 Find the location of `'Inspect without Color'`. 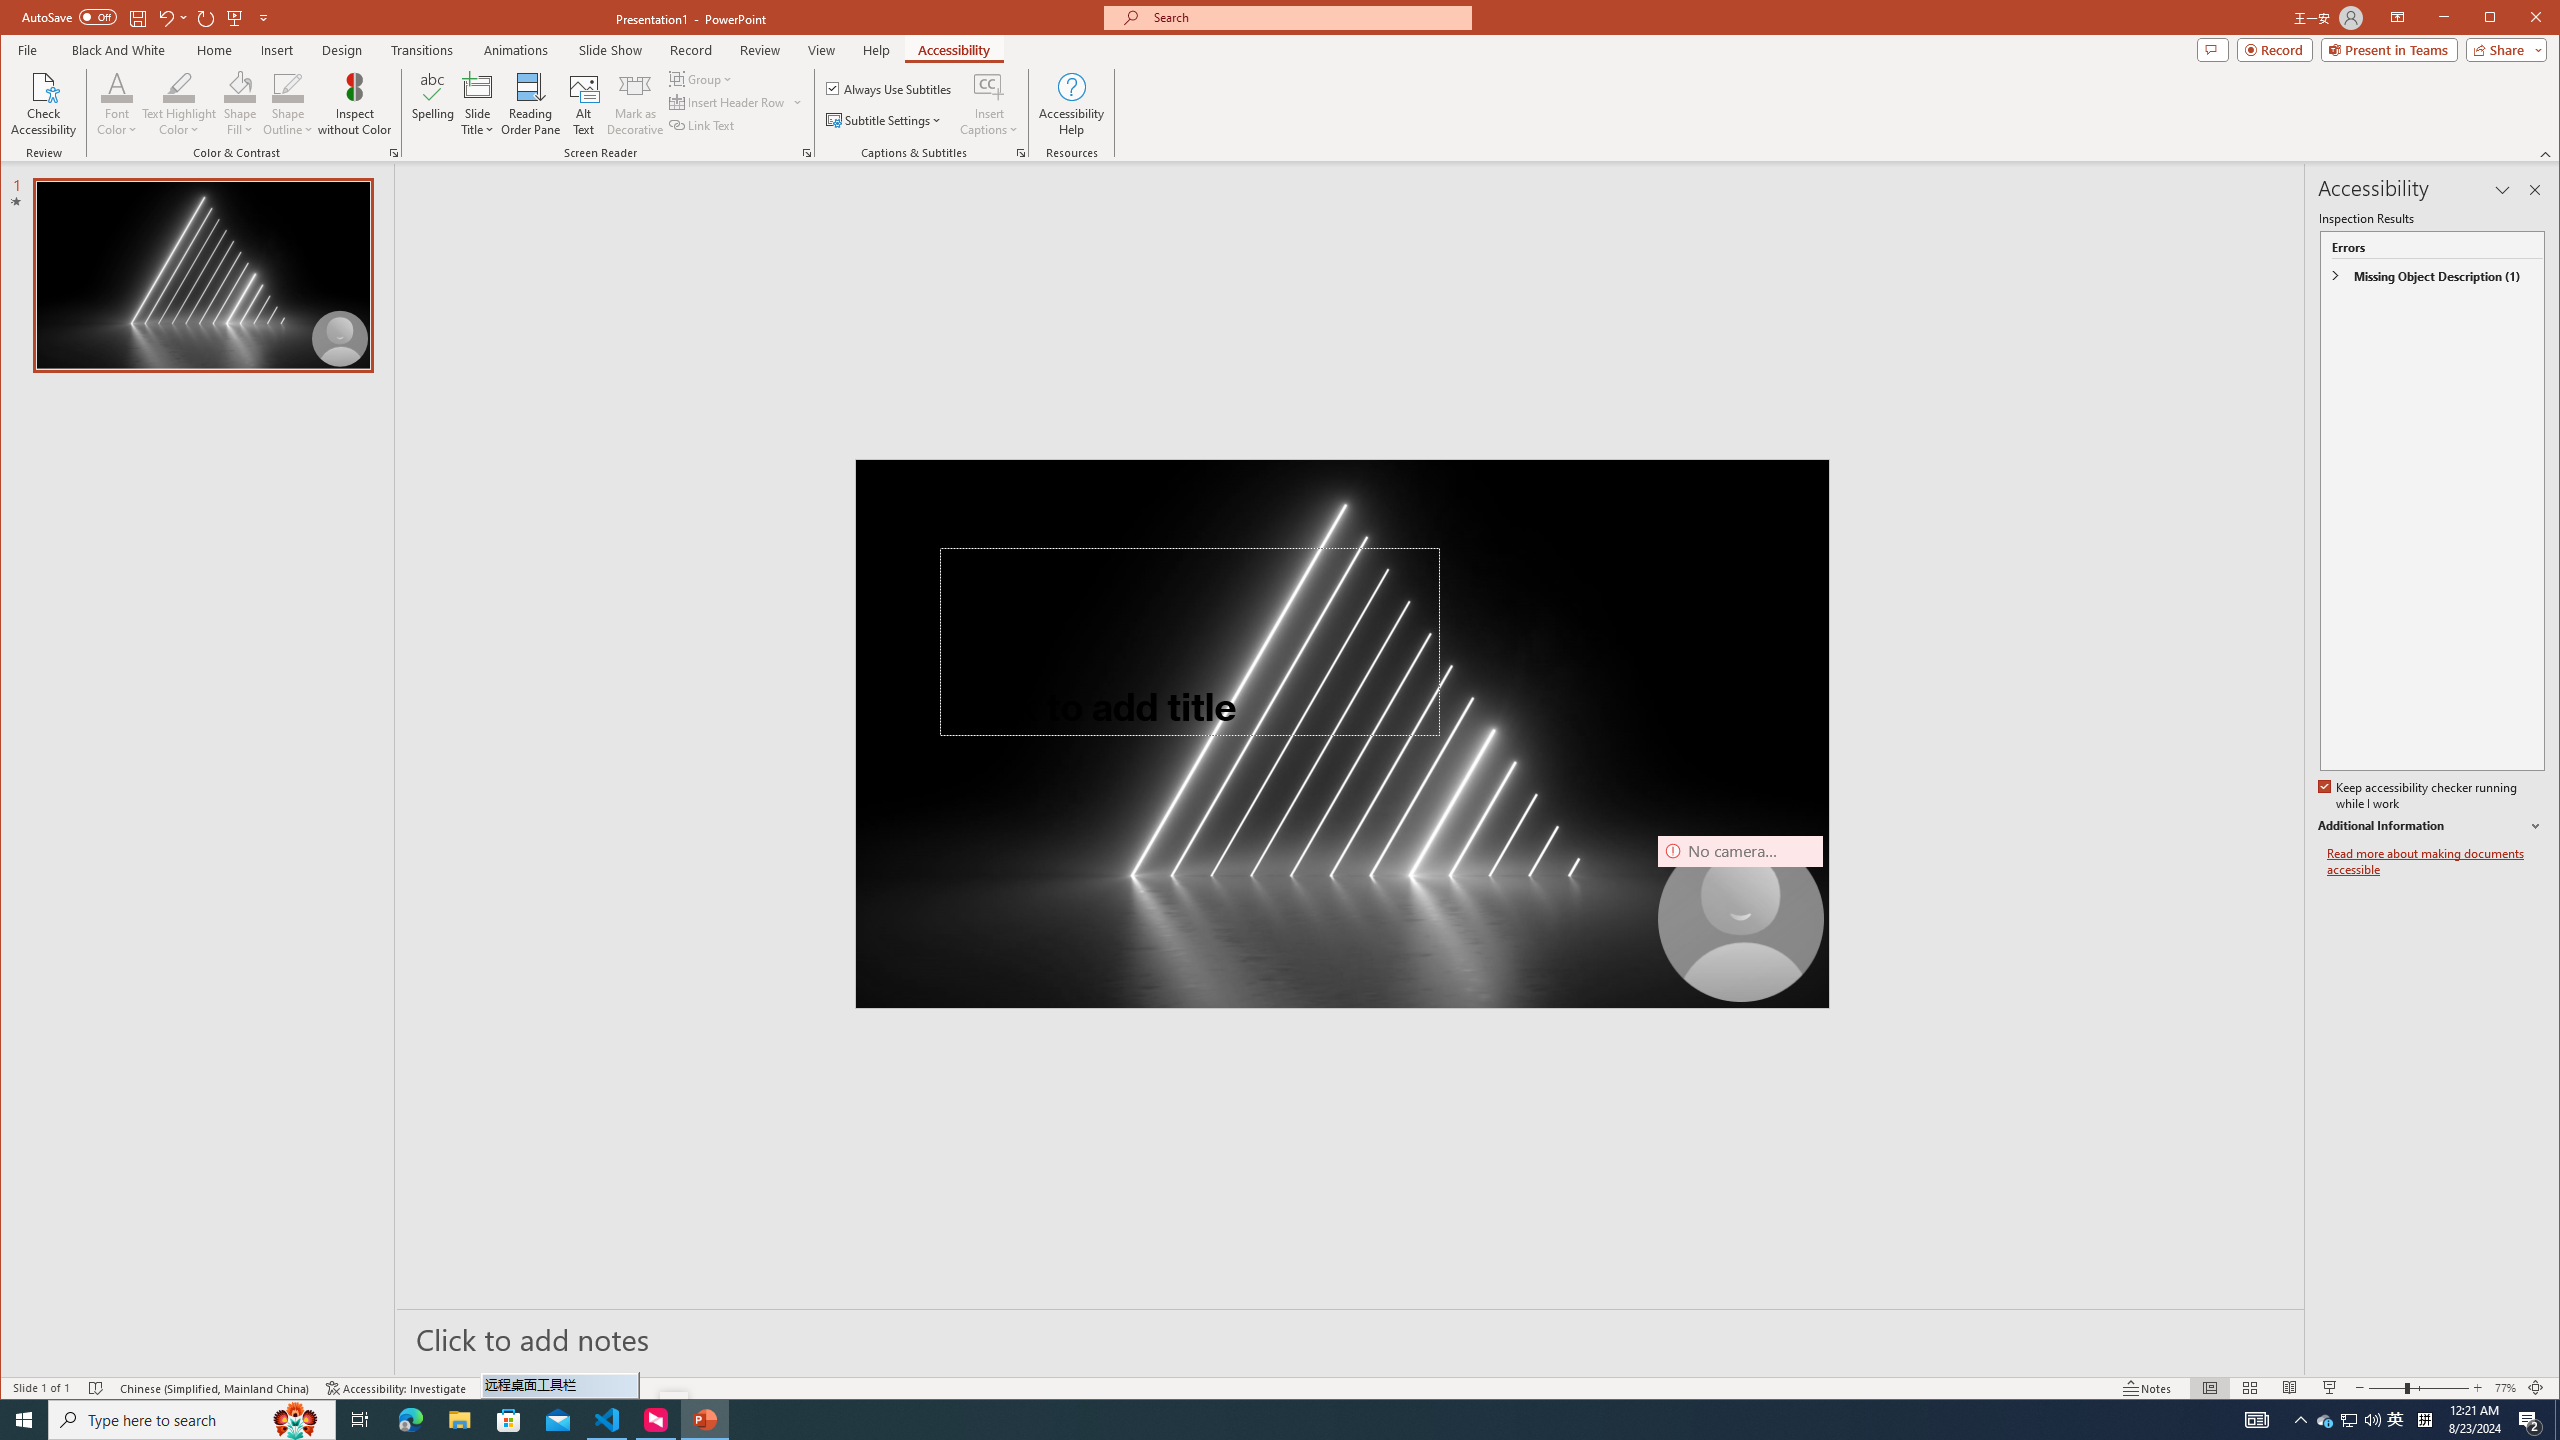

'Inspect without Color' is located at coordinates (354, 103).